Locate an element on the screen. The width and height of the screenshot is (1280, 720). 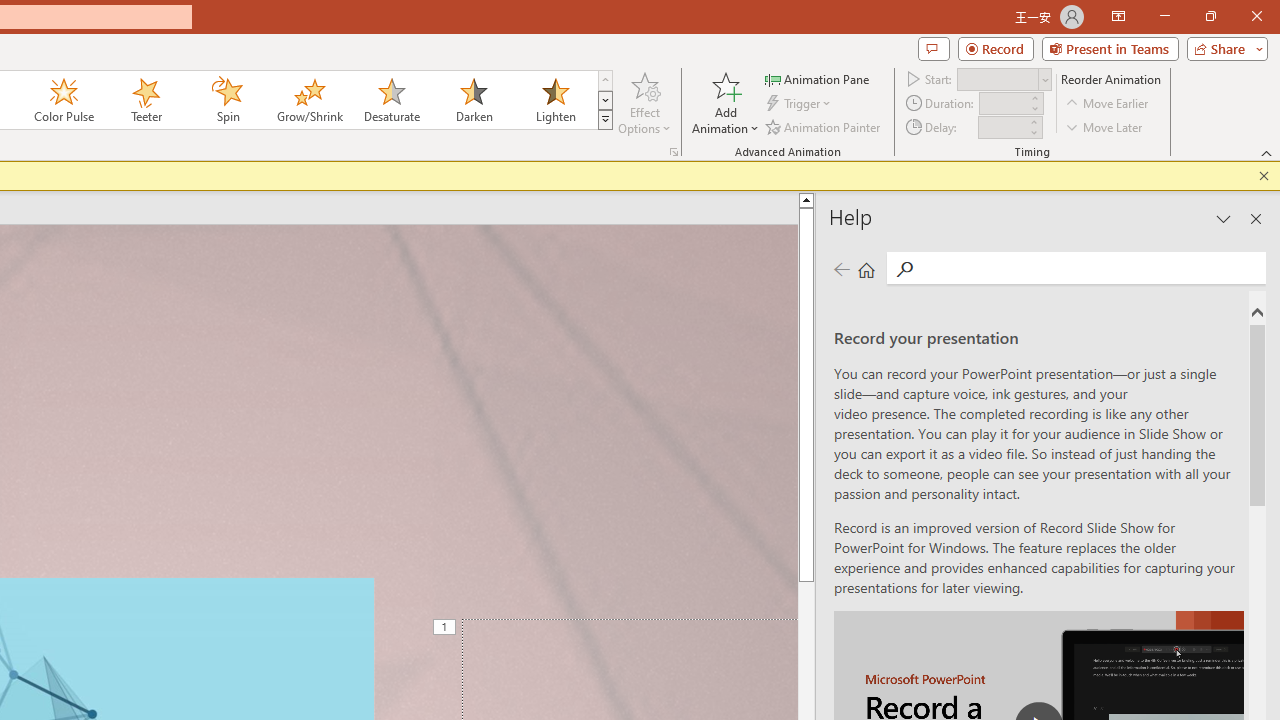
'Darken' is located at coordinates (472, 100).